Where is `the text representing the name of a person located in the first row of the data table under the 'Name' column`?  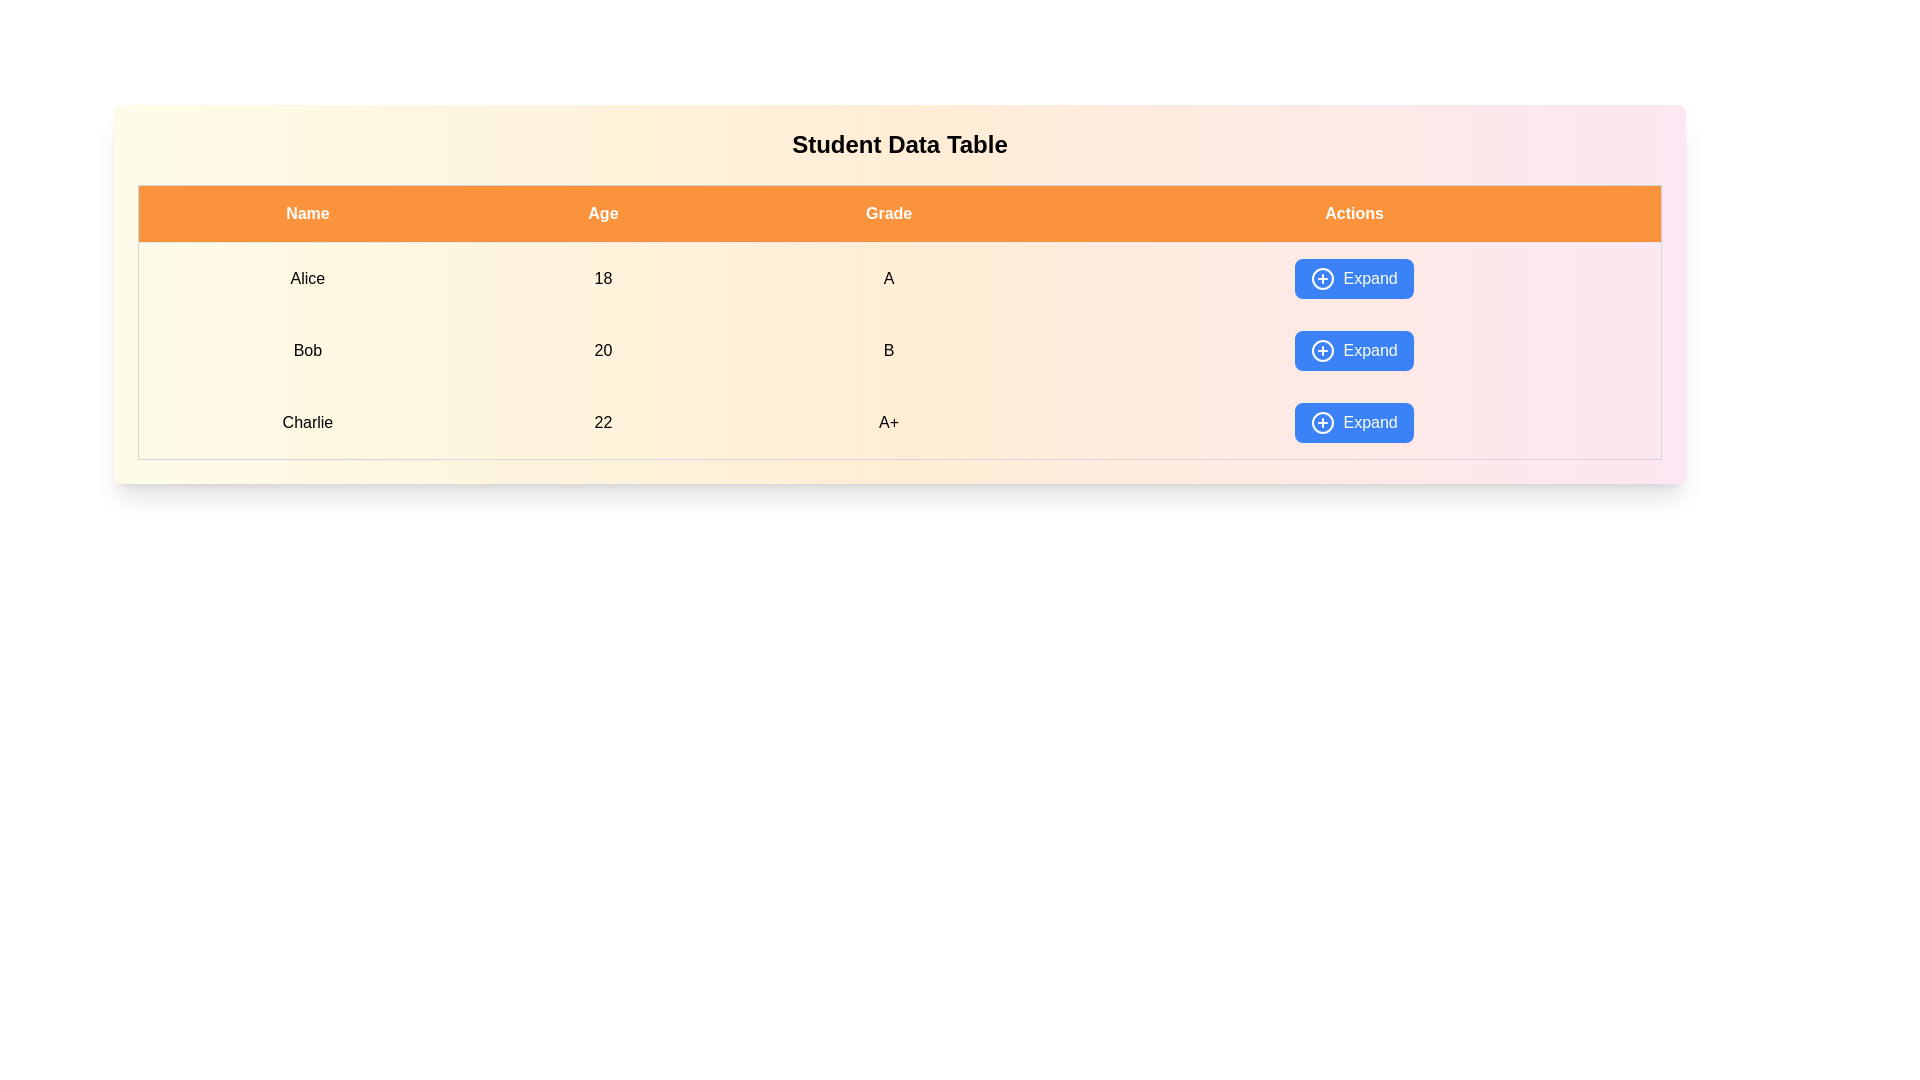
the text representing the name of a person located in the first row of the data table under the 'Name' column is located at coordinates (306, 278).